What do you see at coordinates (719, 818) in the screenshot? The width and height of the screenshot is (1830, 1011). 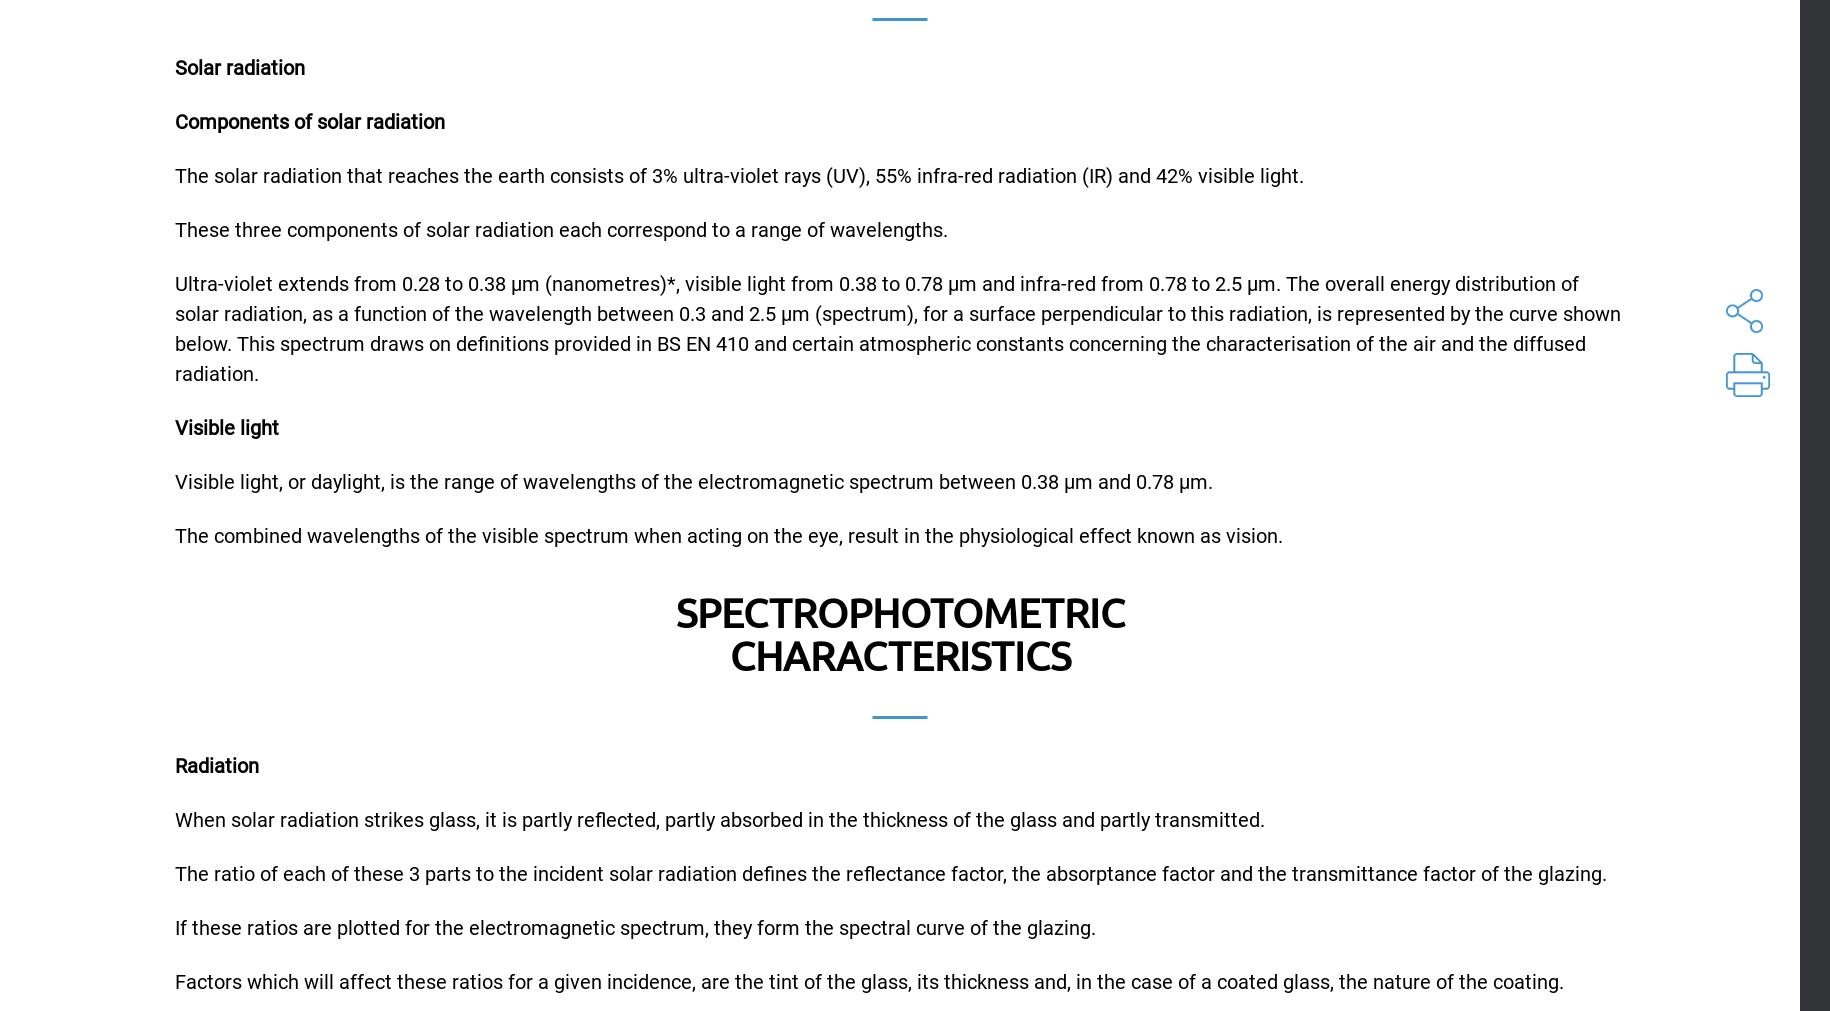 I see `'When solar radiation strikes glass, it is partly reflected, partly absorbed in the thickness of the glass and partly transmitted.'` at bounding box center [719, 818].